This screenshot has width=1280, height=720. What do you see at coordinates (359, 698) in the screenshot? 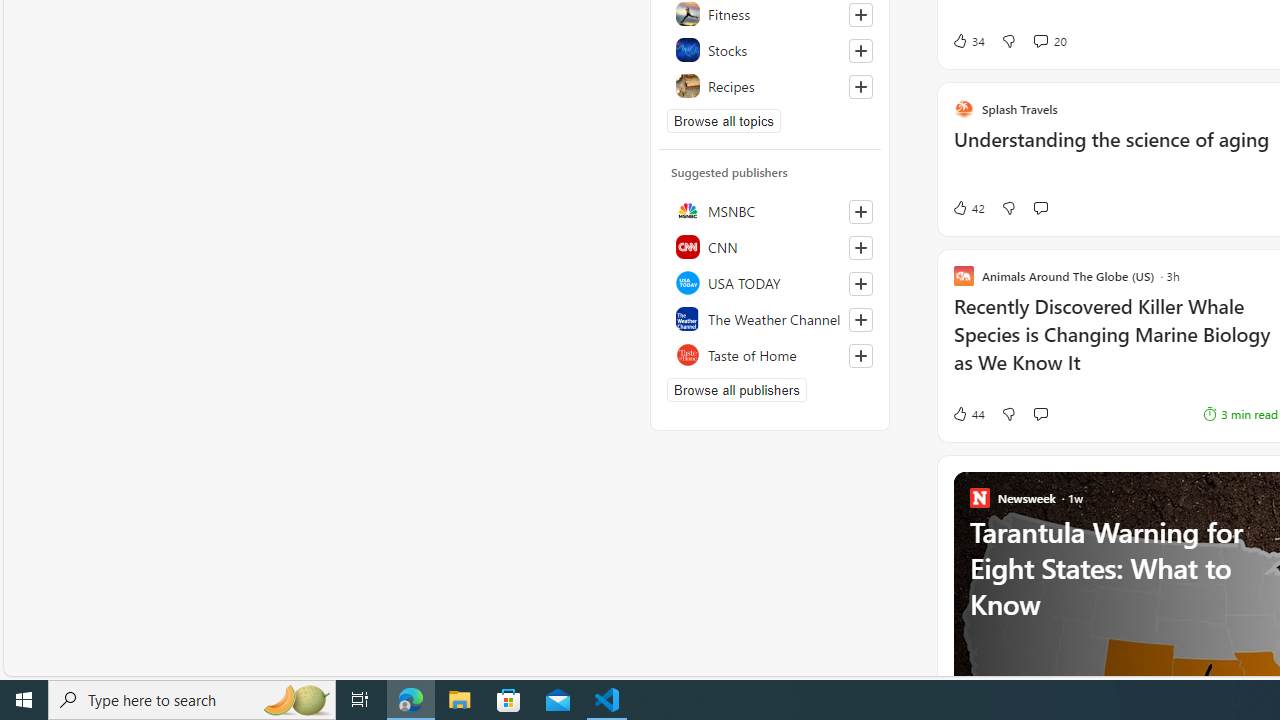
I see `'Task View'` at bounding box center [359, 698].